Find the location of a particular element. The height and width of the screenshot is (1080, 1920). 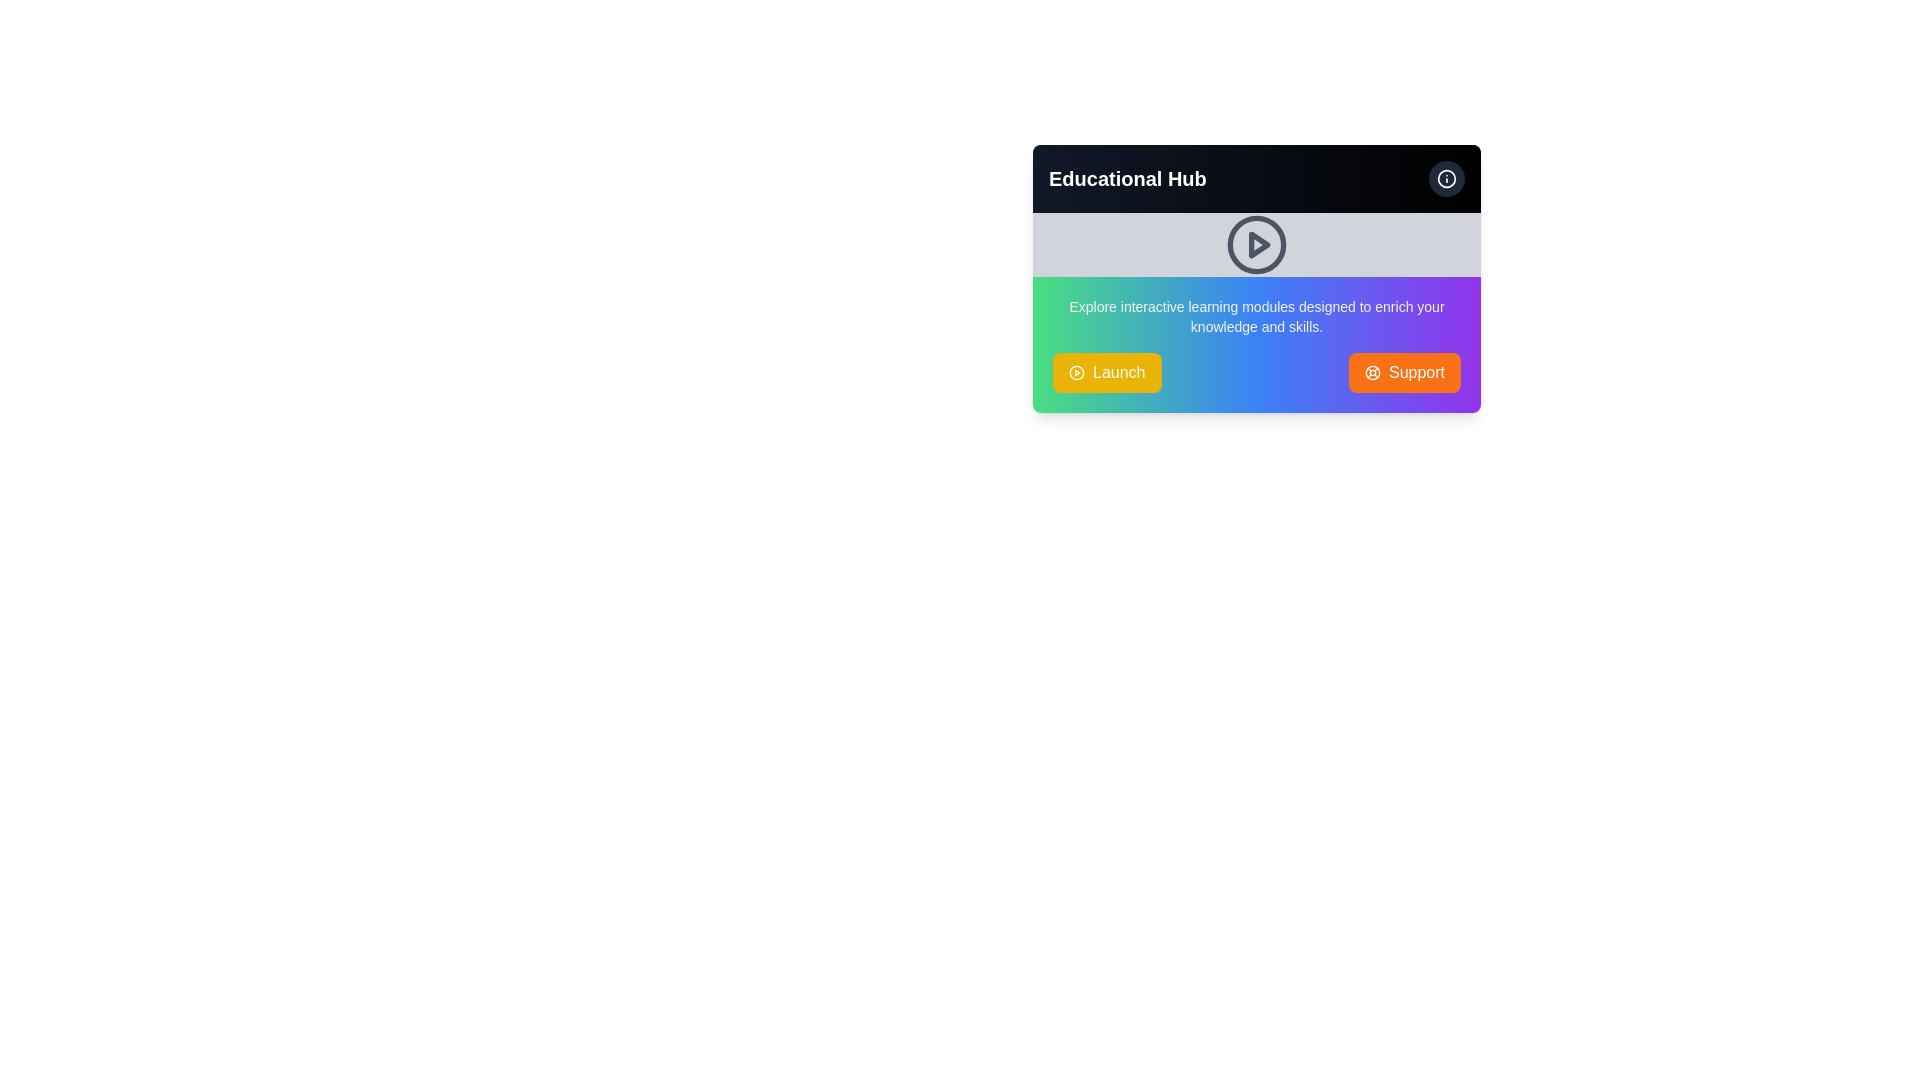

the play icon on the educational card located in the top-right area of the interface is located at coordinates (1256, 278).